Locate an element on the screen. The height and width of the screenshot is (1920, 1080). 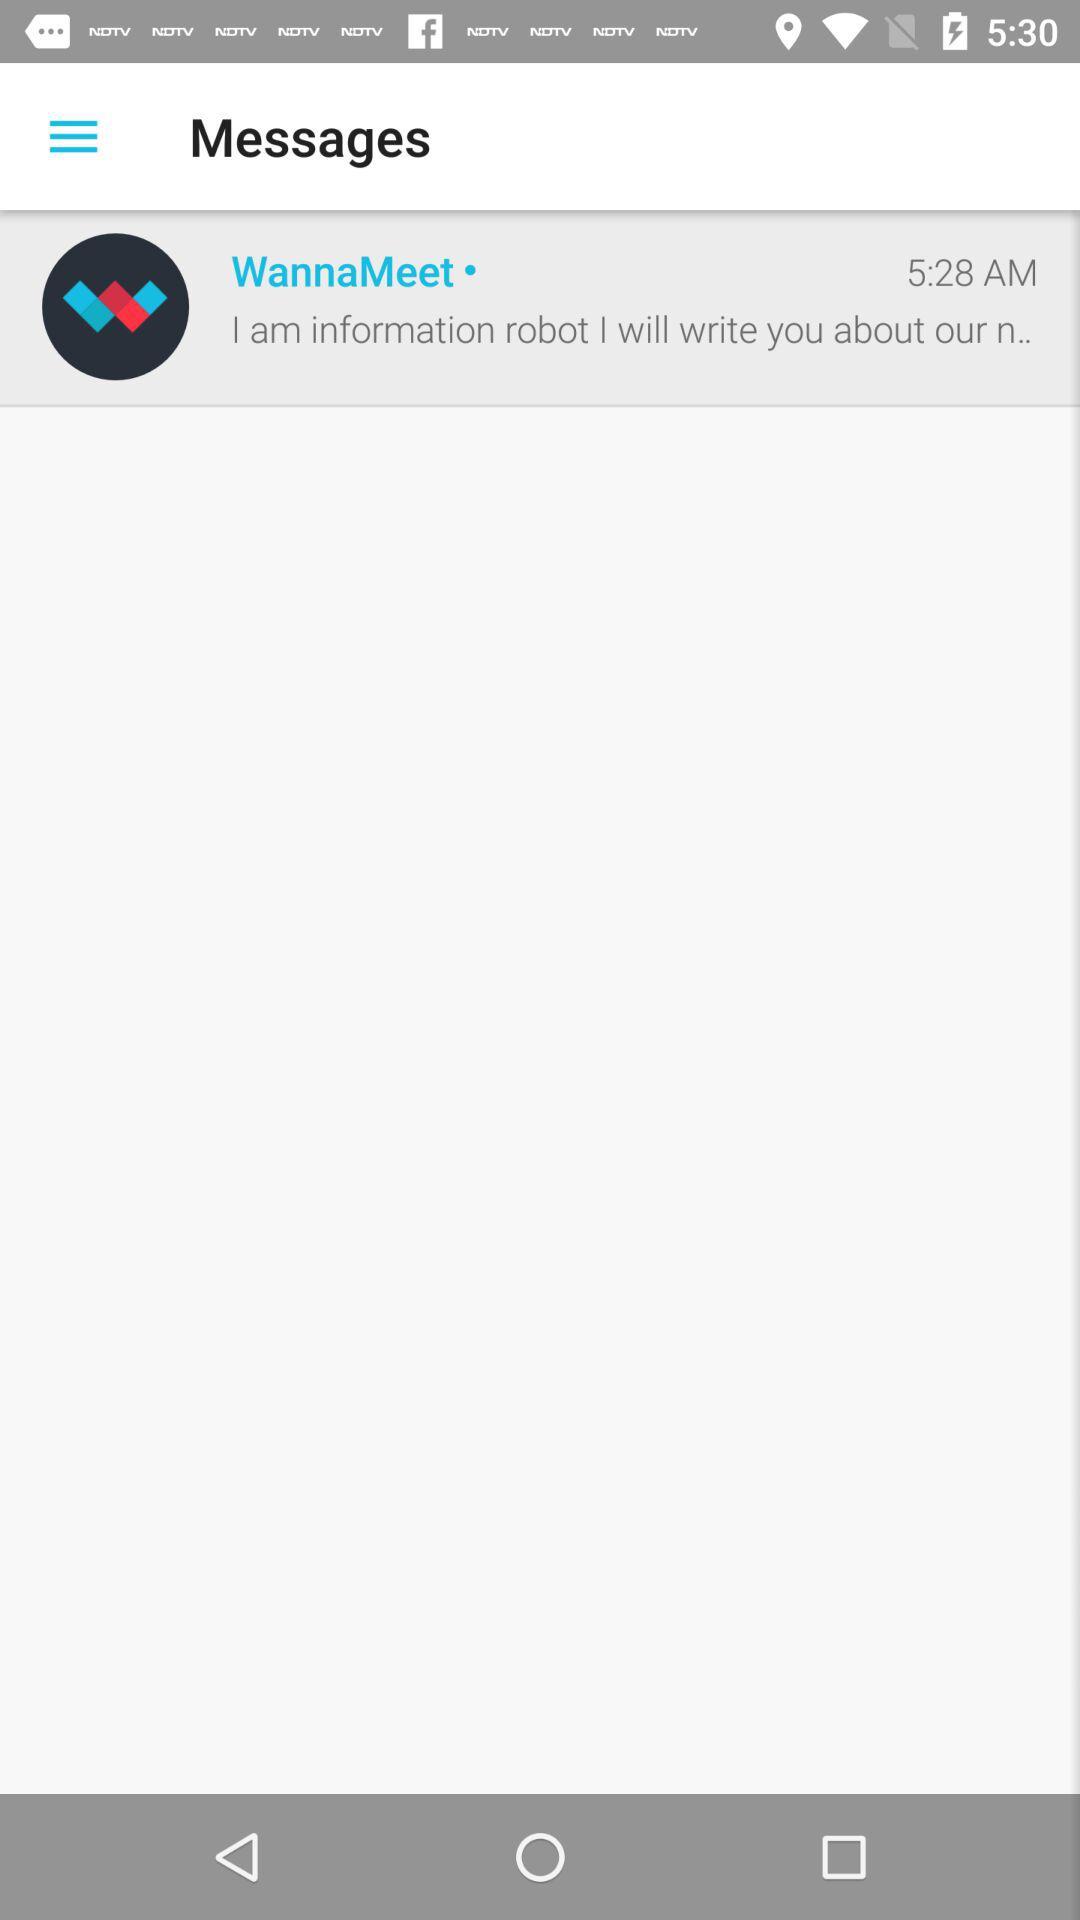
i am information icon is located at coordinates (634, 328).